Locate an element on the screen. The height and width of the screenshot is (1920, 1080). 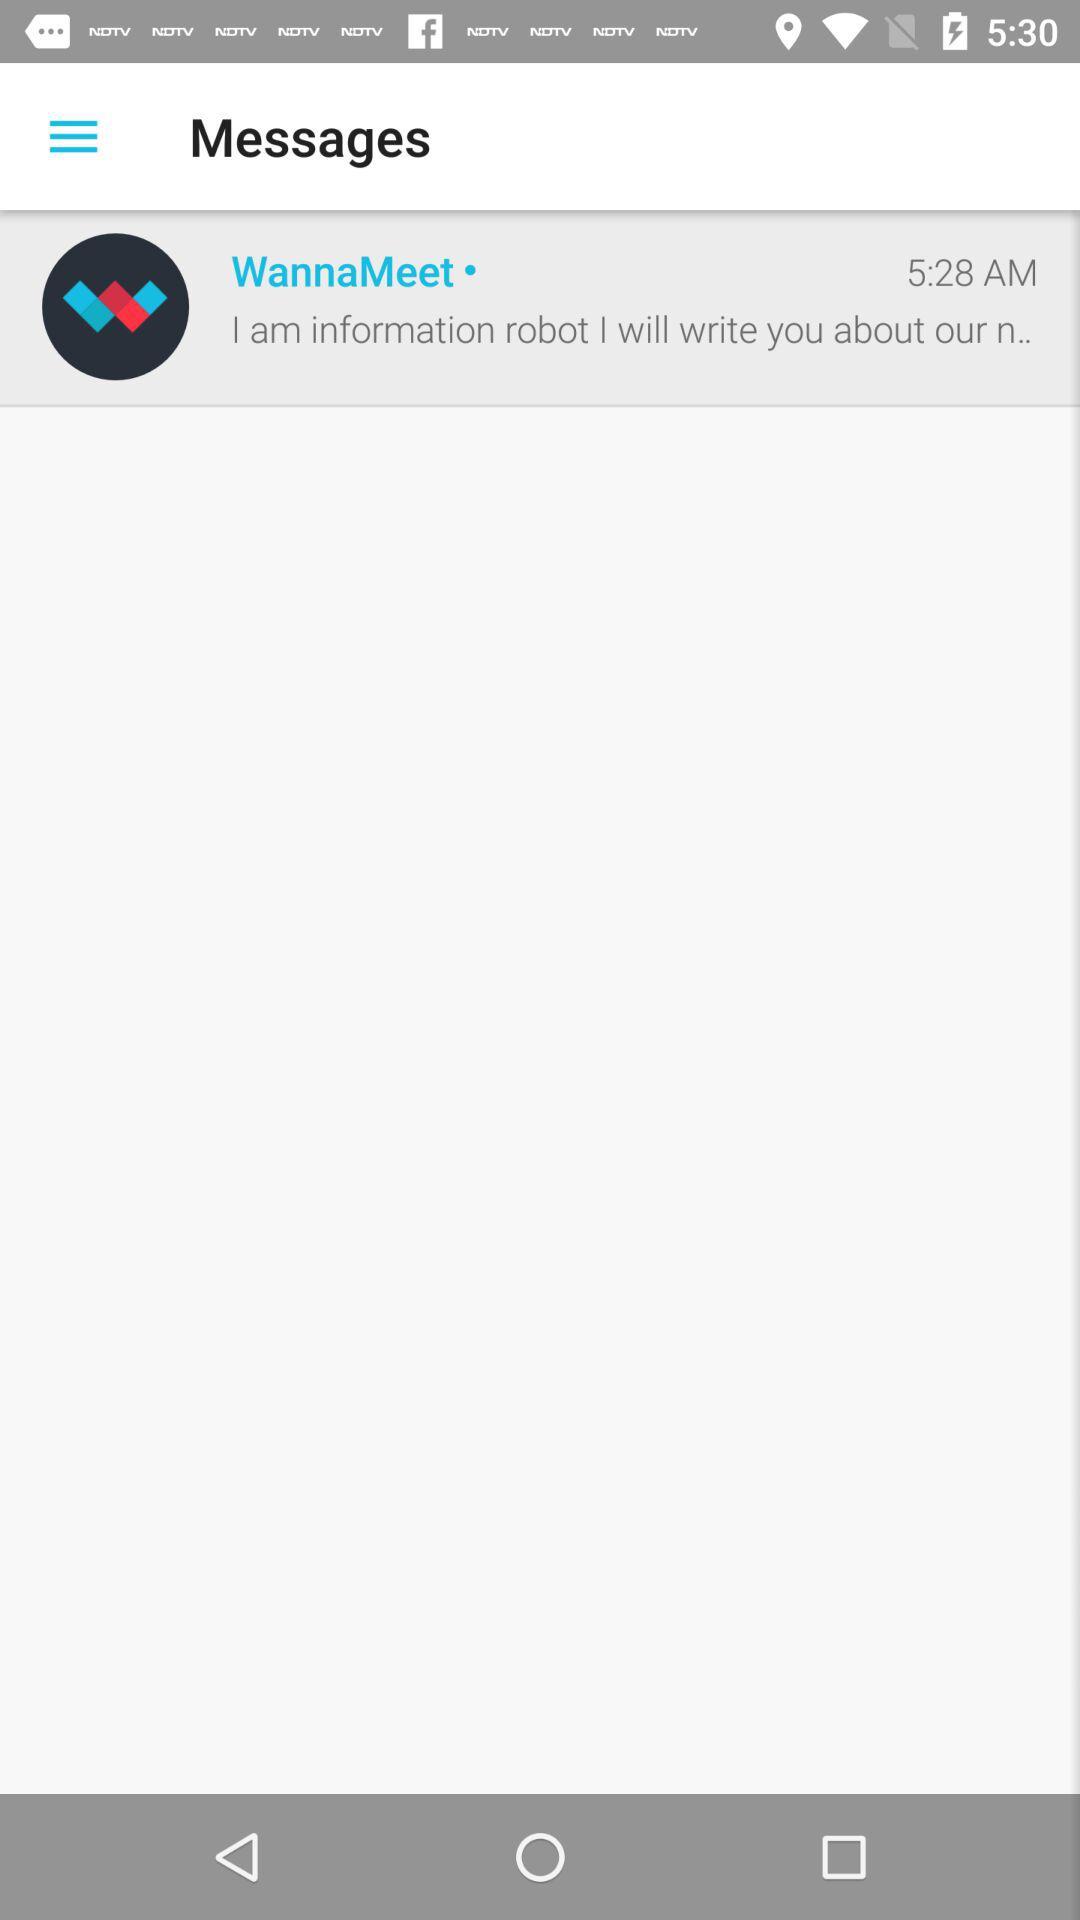
i am information icon is located at coordinates (634, 328).